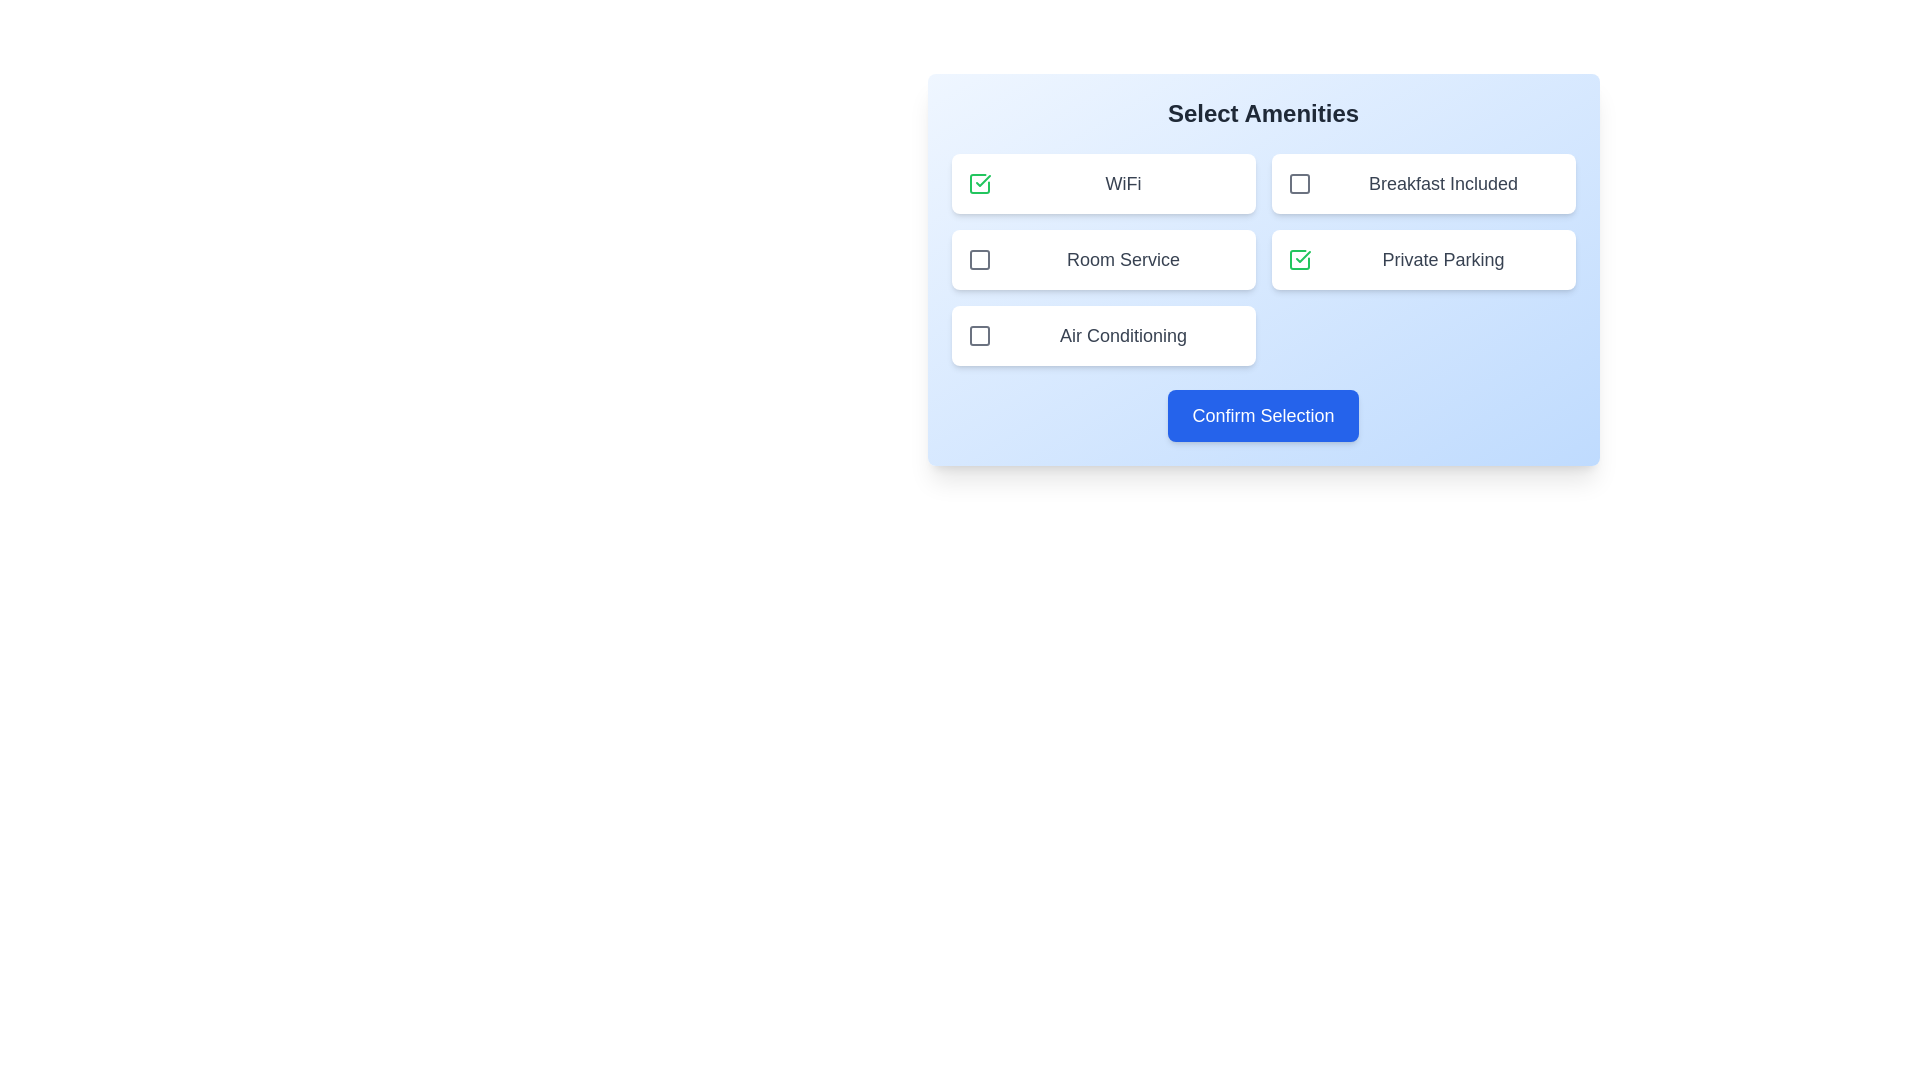 This screenshot has width=1920, height=1080. Describe the element at coordinates (1302, 256) in the screenshot. I see `the green checkmark icon that indicates the selection state of the 'Private Parking' checkbox` at that location.